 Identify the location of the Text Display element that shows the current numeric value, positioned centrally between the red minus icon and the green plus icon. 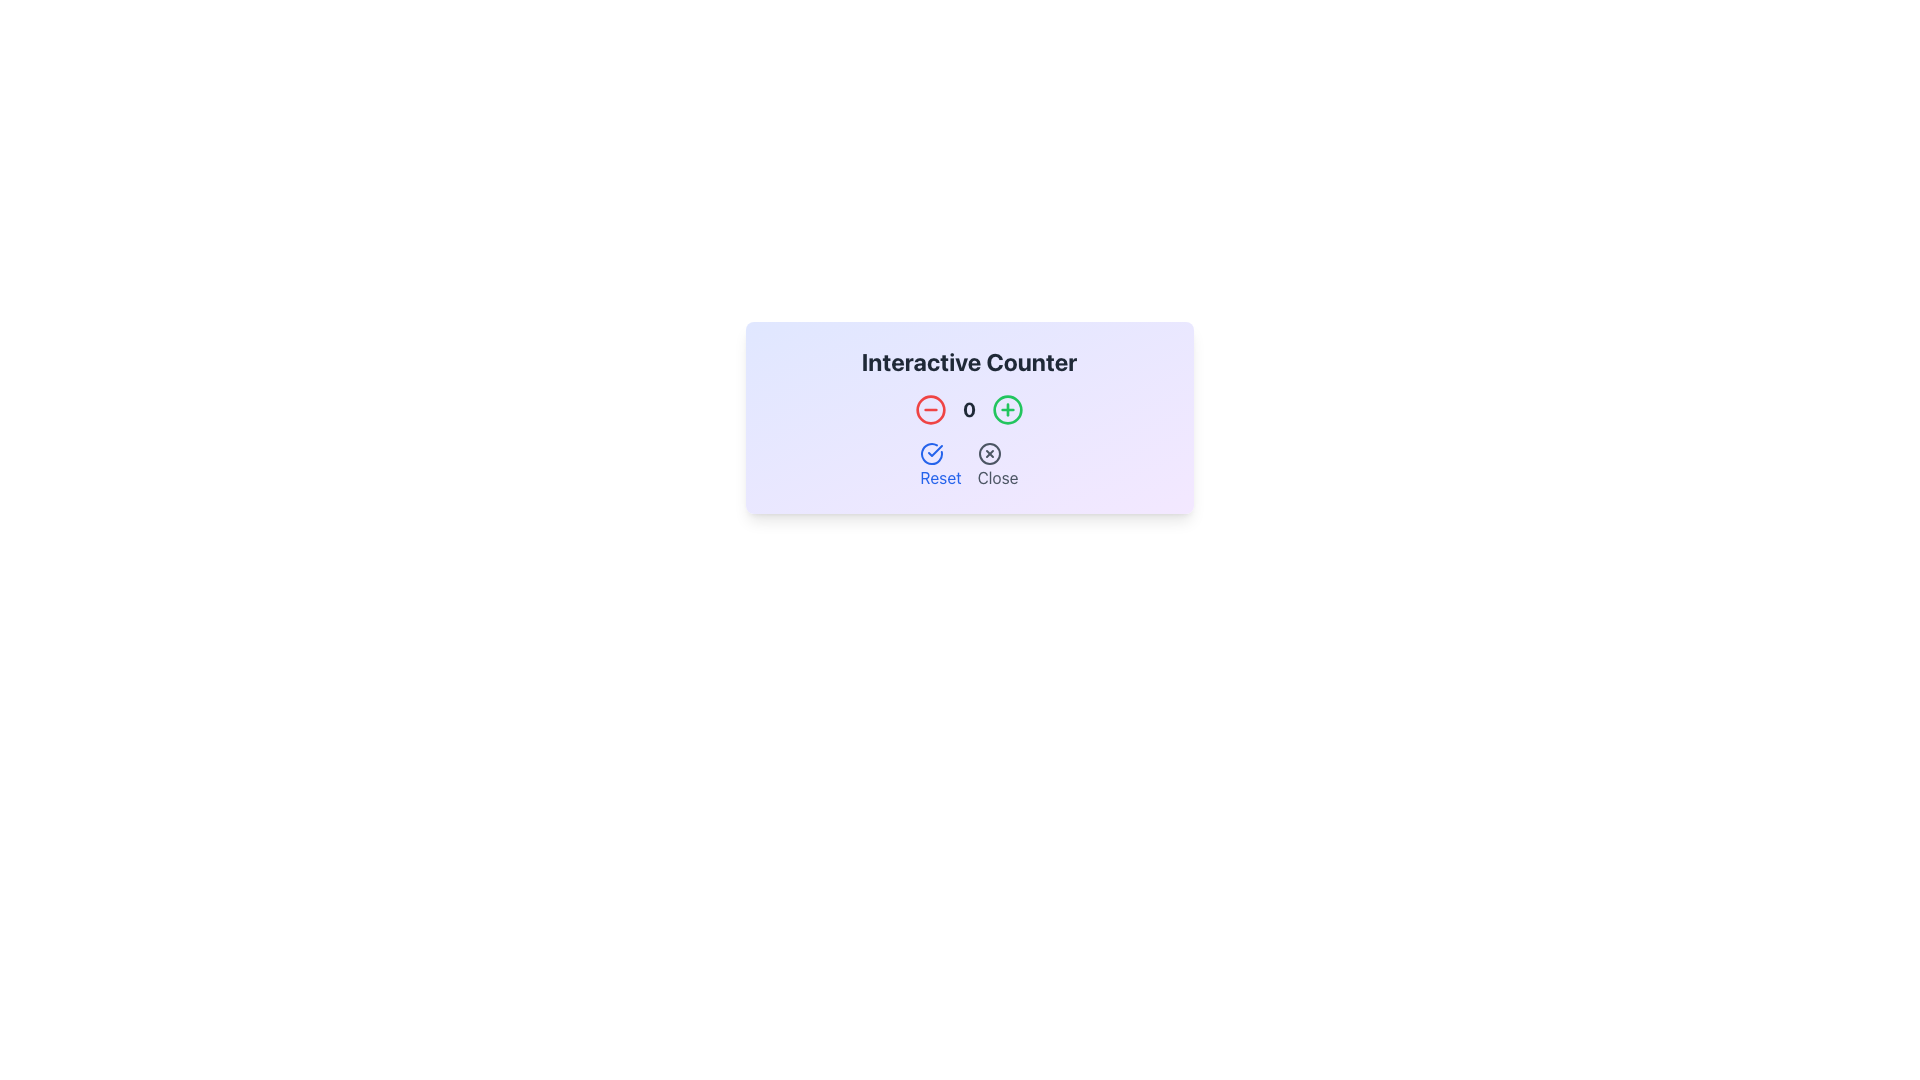
(969, 408).